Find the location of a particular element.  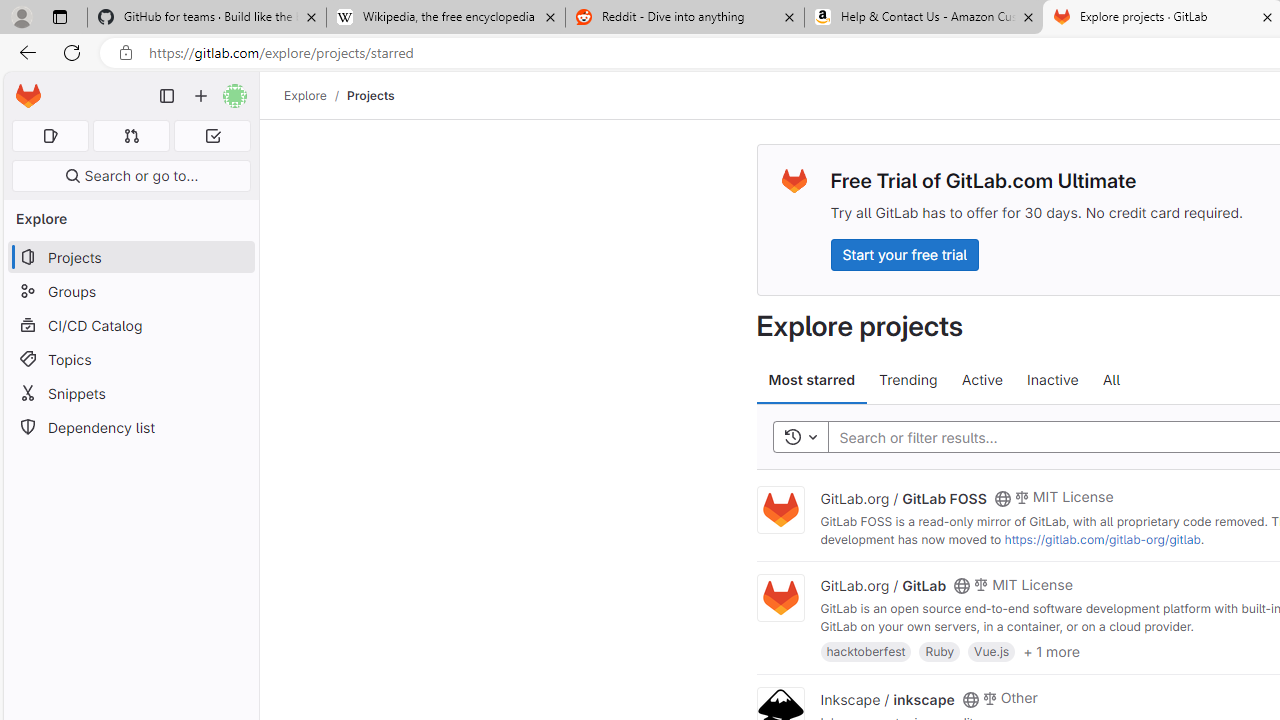

'Dependency list' is located at coordinates (130, 426).